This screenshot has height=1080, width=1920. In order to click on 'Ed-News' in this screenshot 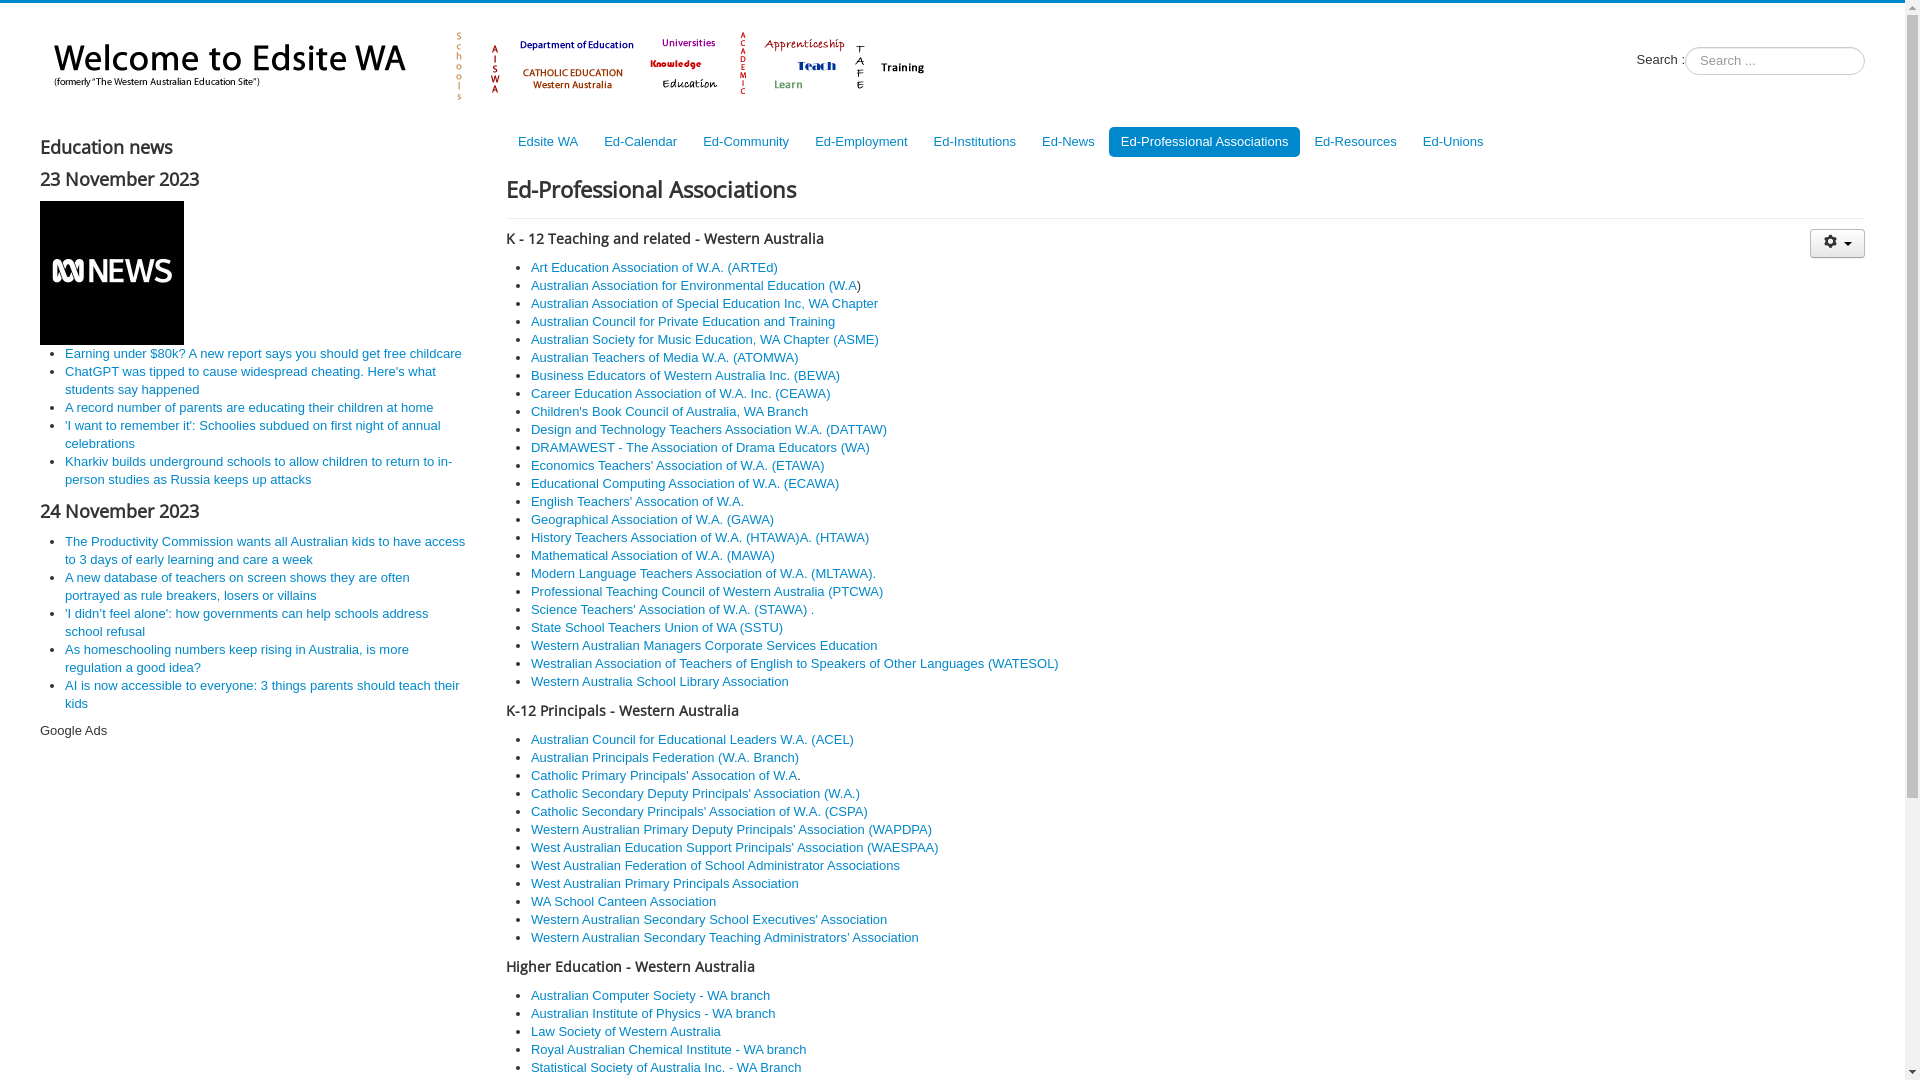, I will do `click(1030, 141)`.